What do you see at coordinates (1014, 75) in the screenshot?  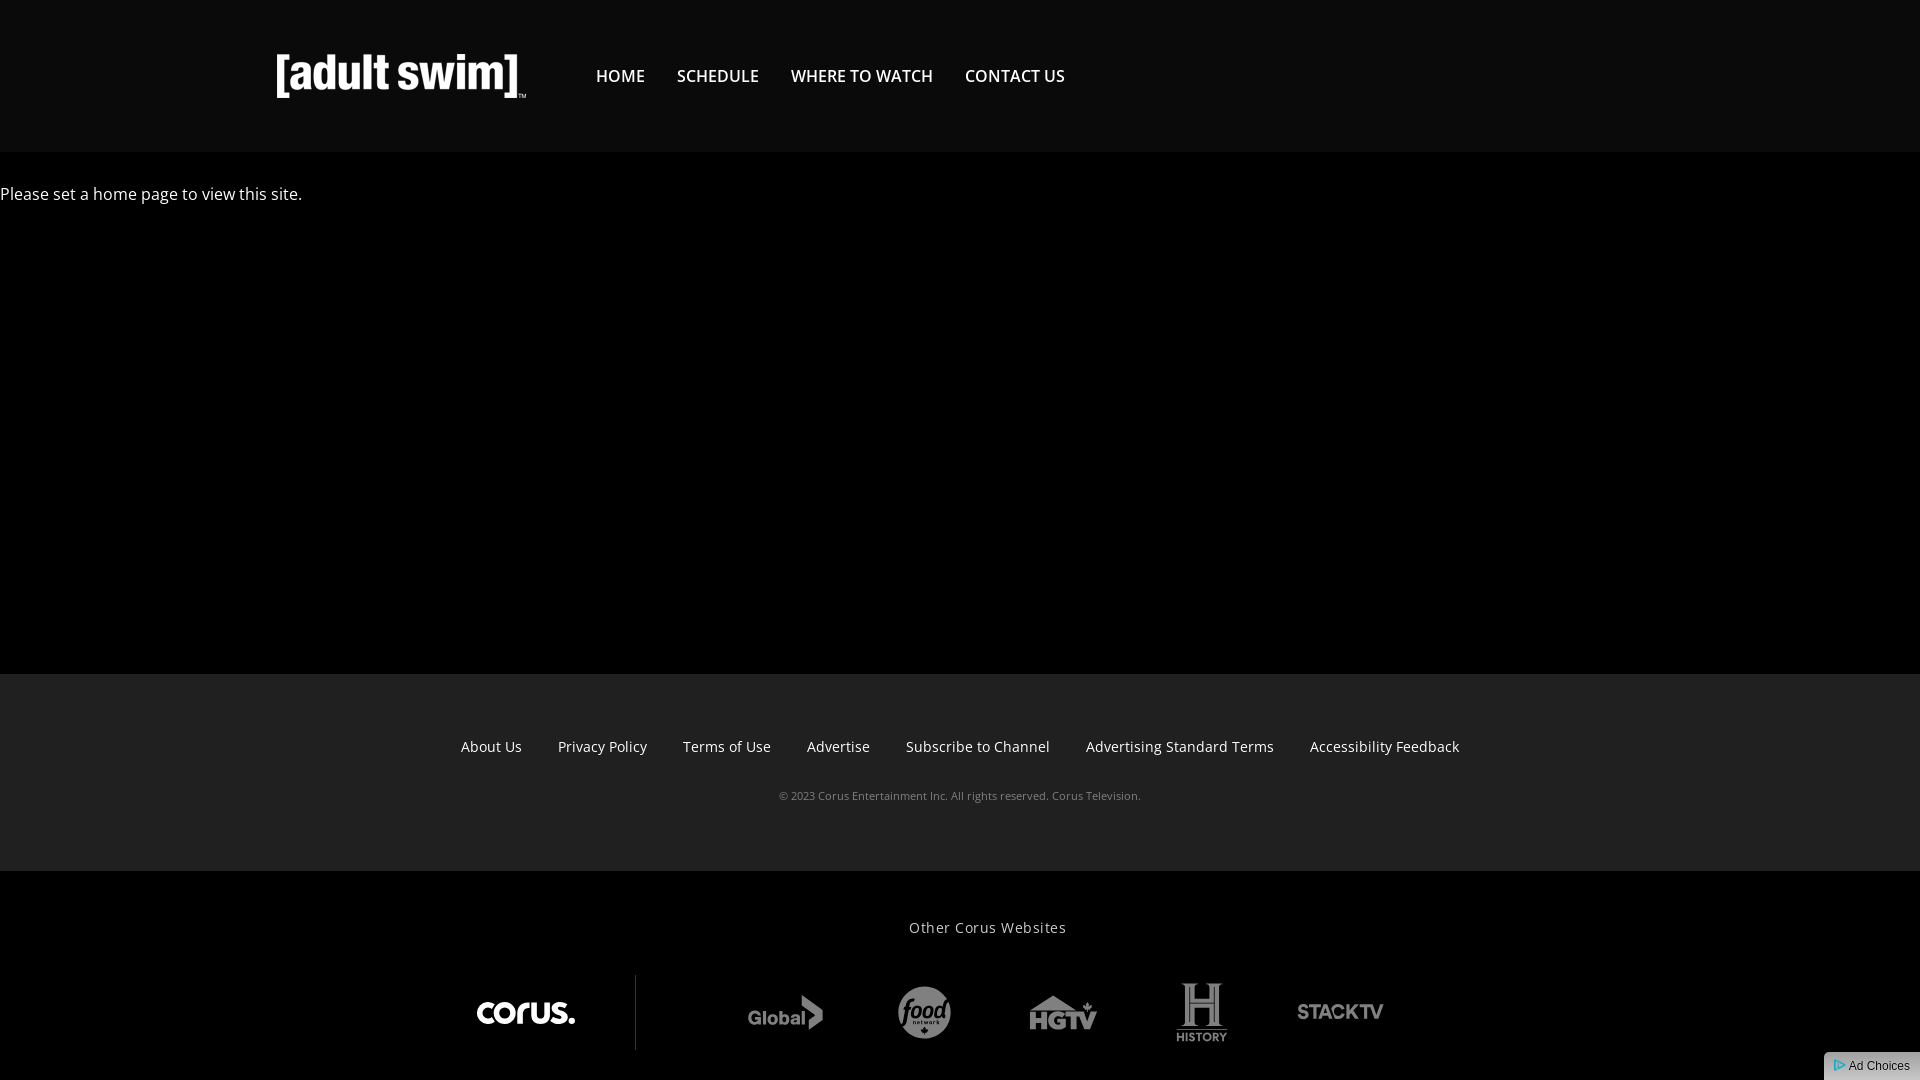 I see `'CONTACT US'` at bounding box center [1014, 75].